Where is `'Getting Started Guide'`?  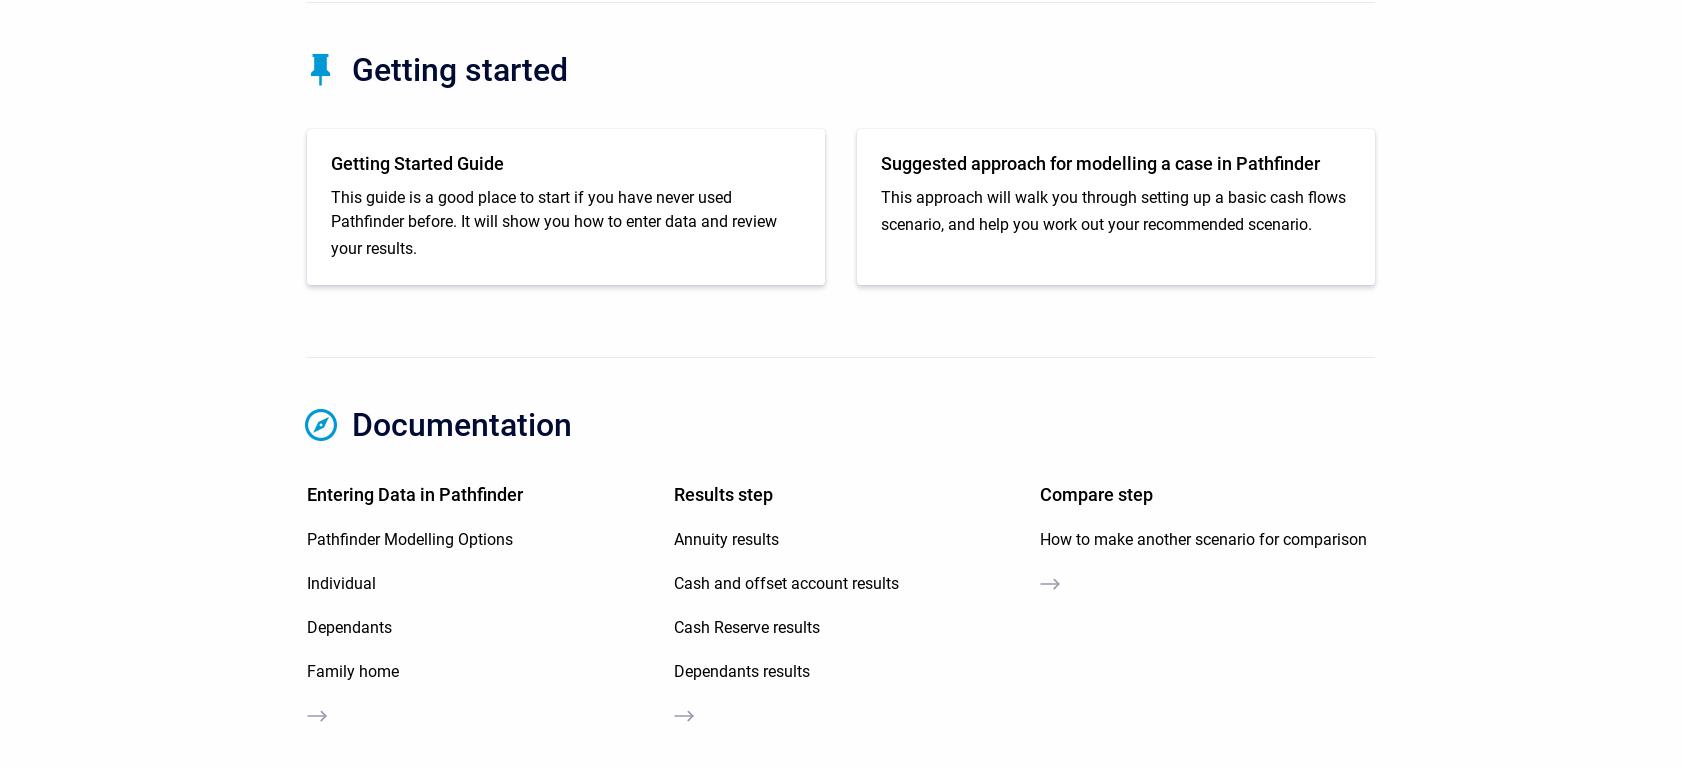
'Getting Started Guide' is located at coordinates (416, 162).